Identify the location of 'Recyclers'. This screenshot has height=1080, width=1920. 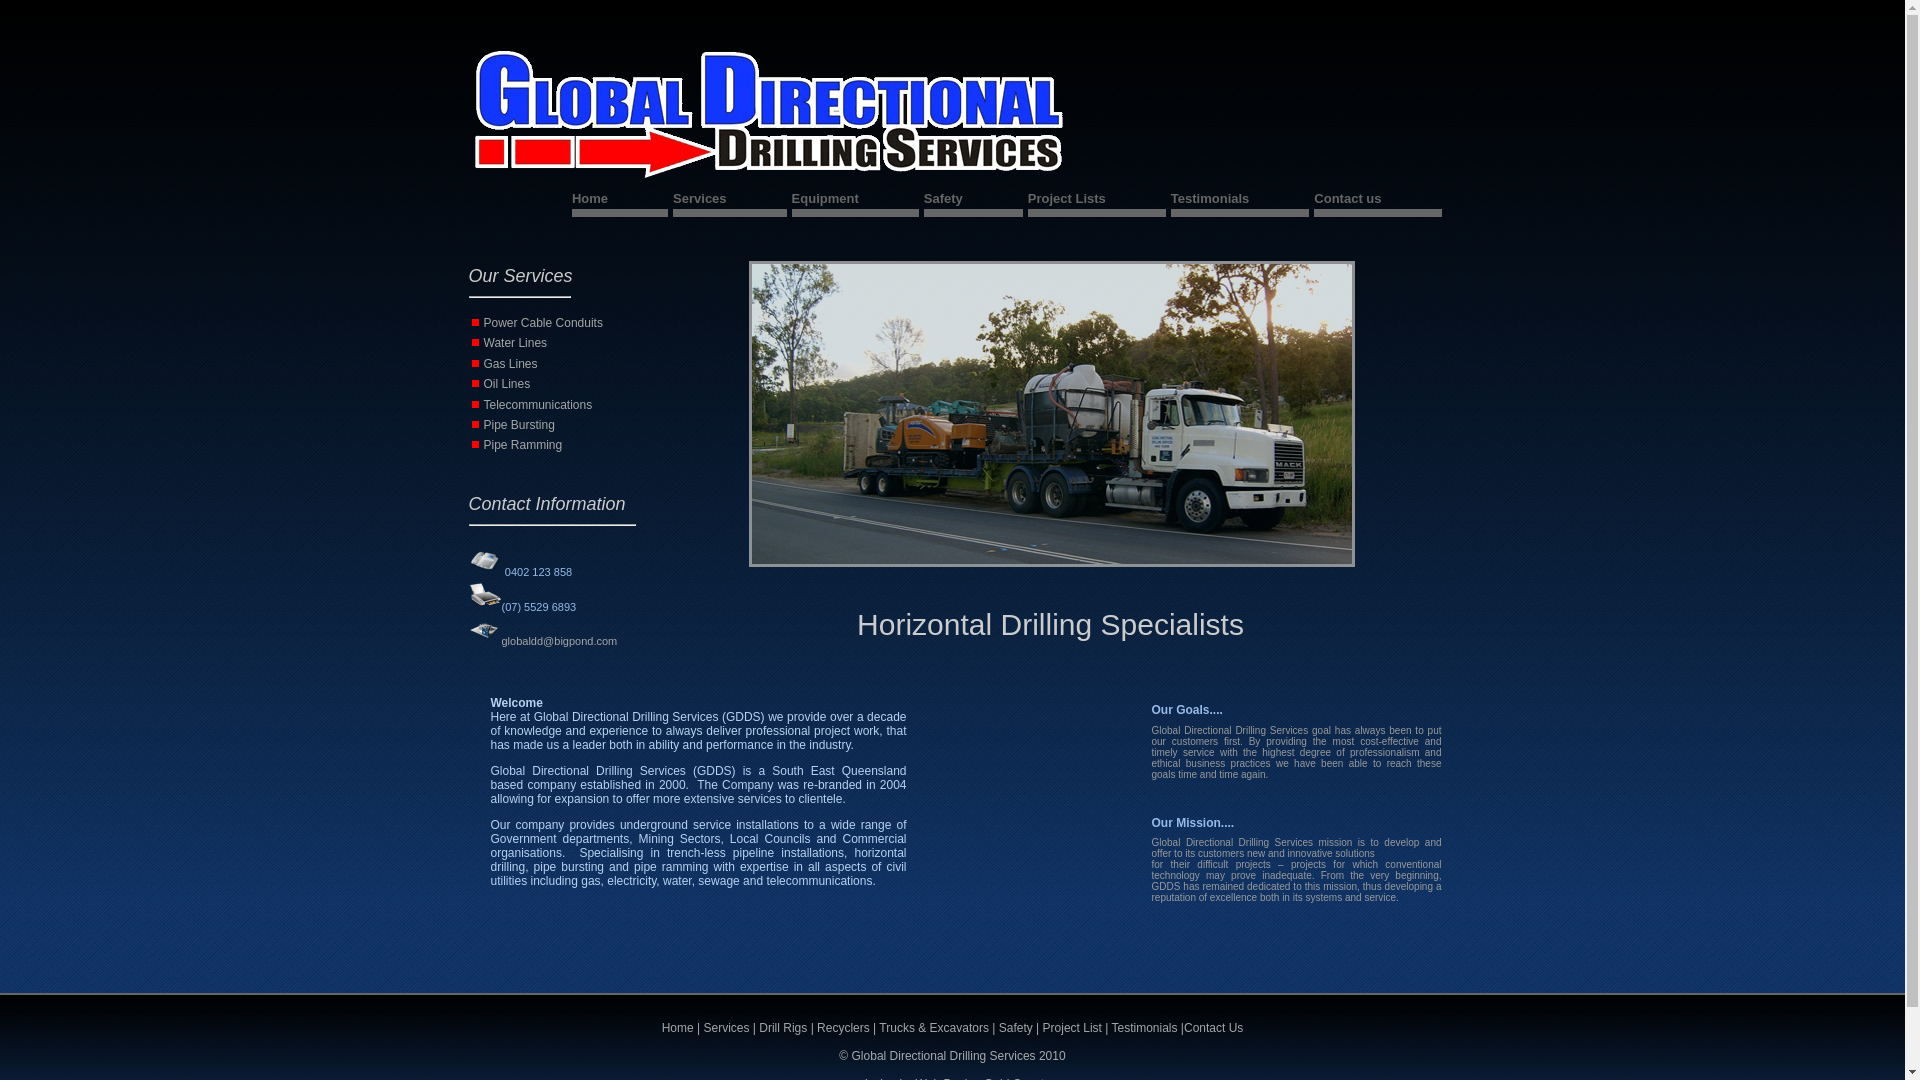
(843, 1028).